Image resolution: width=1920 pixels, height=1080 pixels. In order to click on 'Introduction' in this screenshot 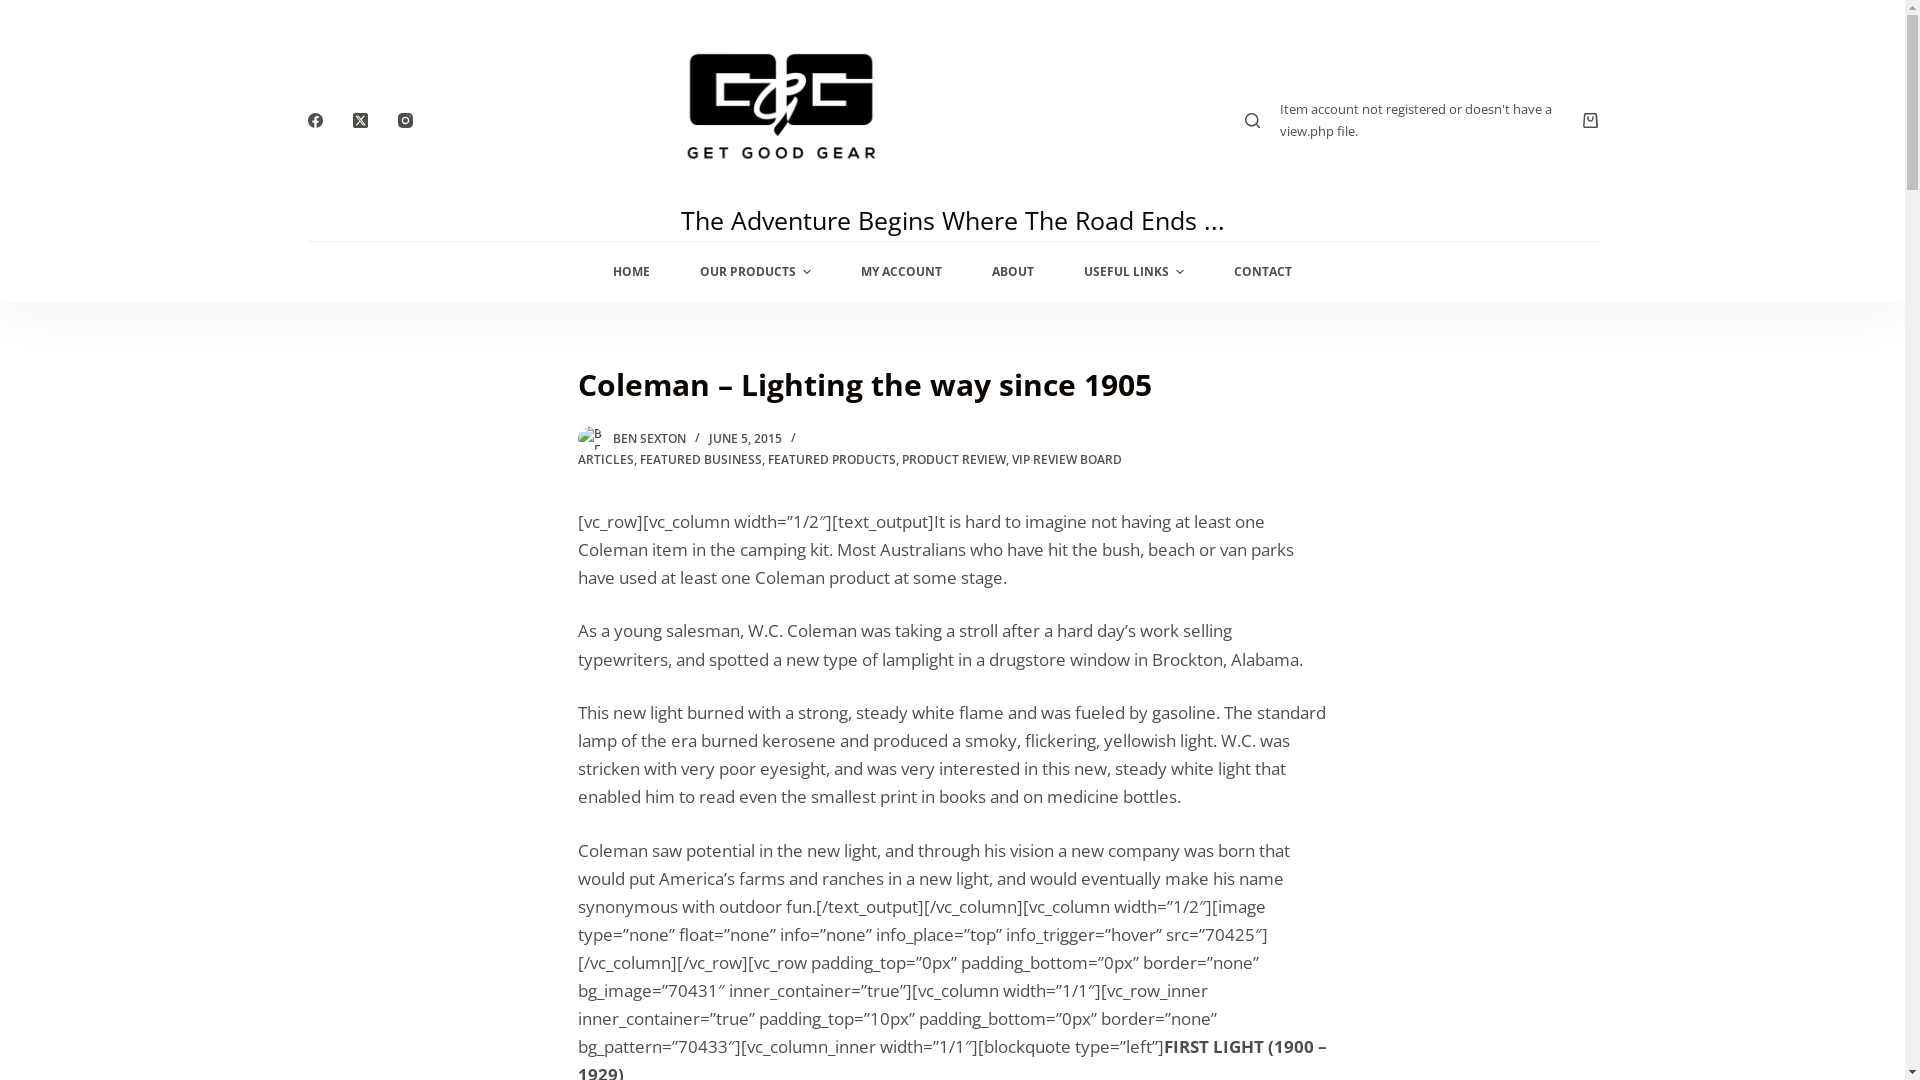, I will do `click(690, 705)`.